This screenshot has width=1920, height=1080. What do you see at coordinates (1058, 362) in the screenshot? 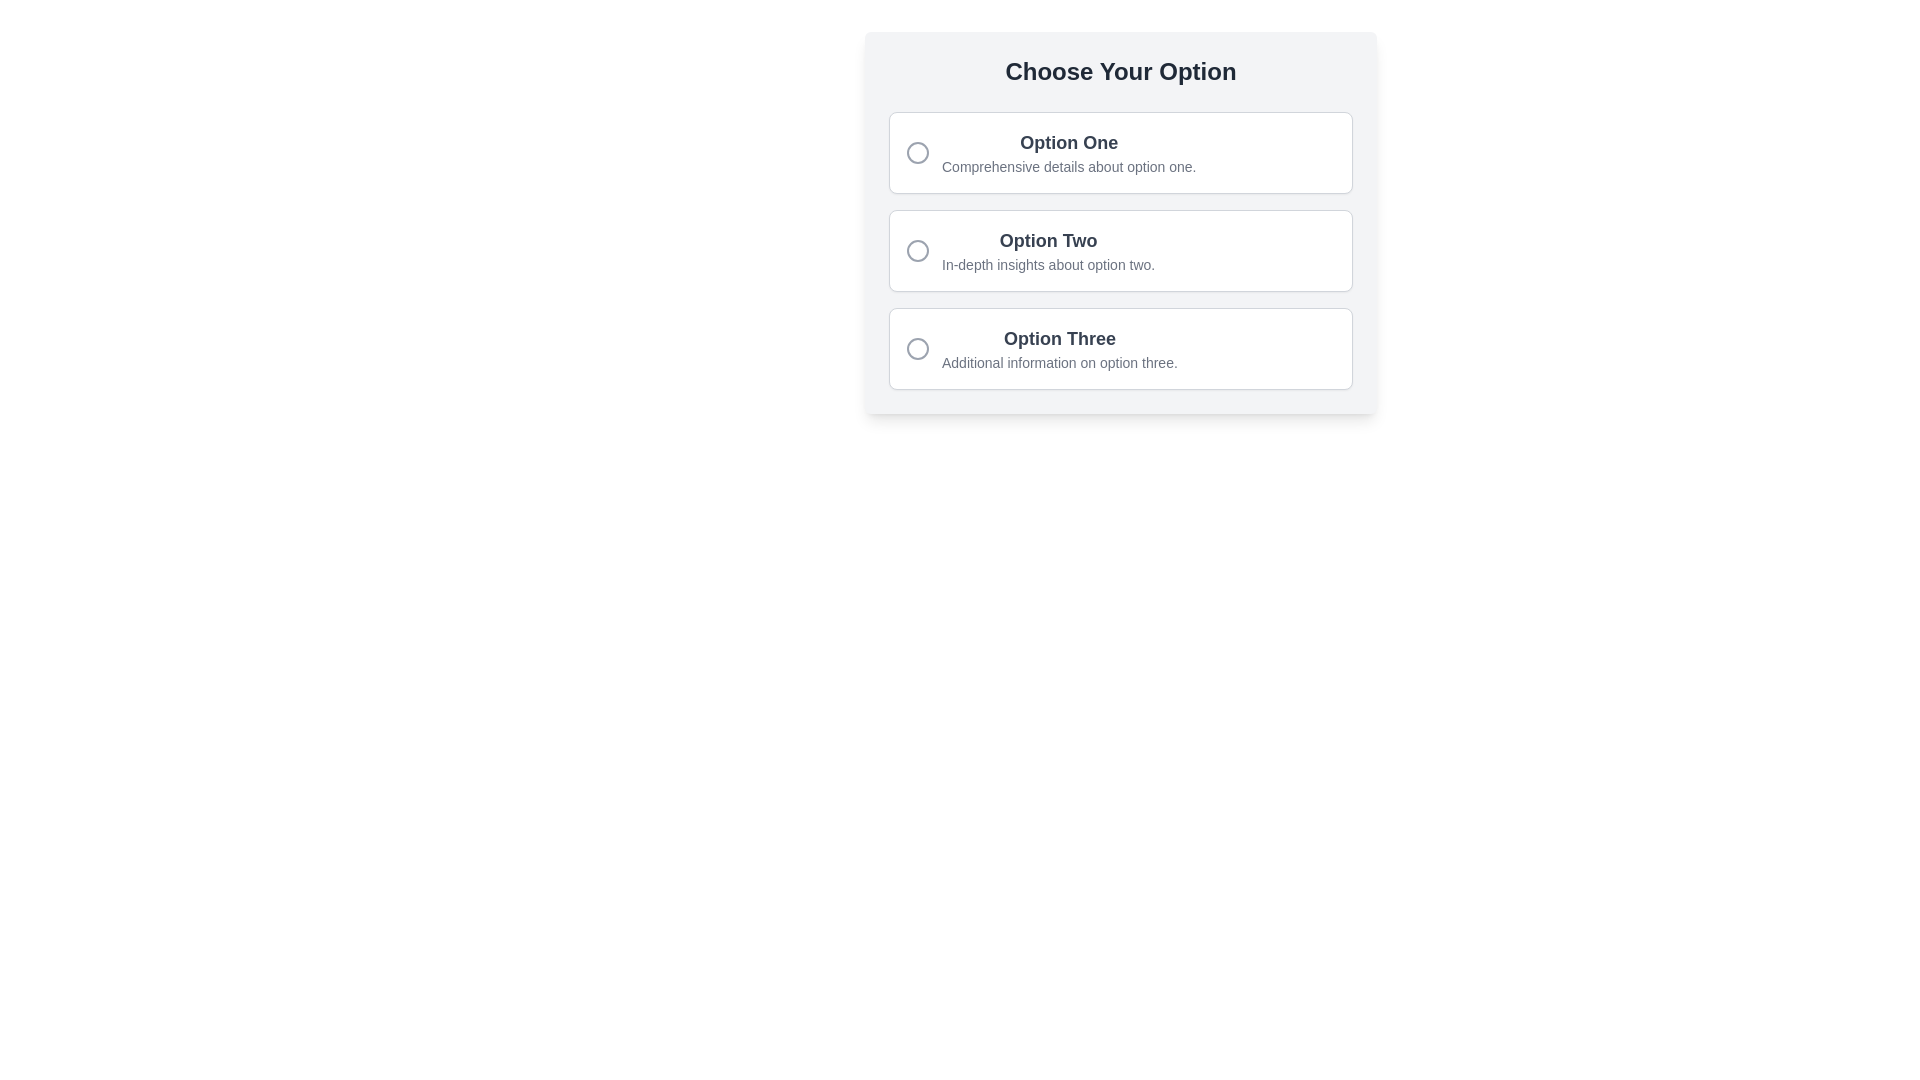
I see `descriptive text located directly under the 'Option Three' choice, which provides additional details about this option` at bounding box center [1058, 362].